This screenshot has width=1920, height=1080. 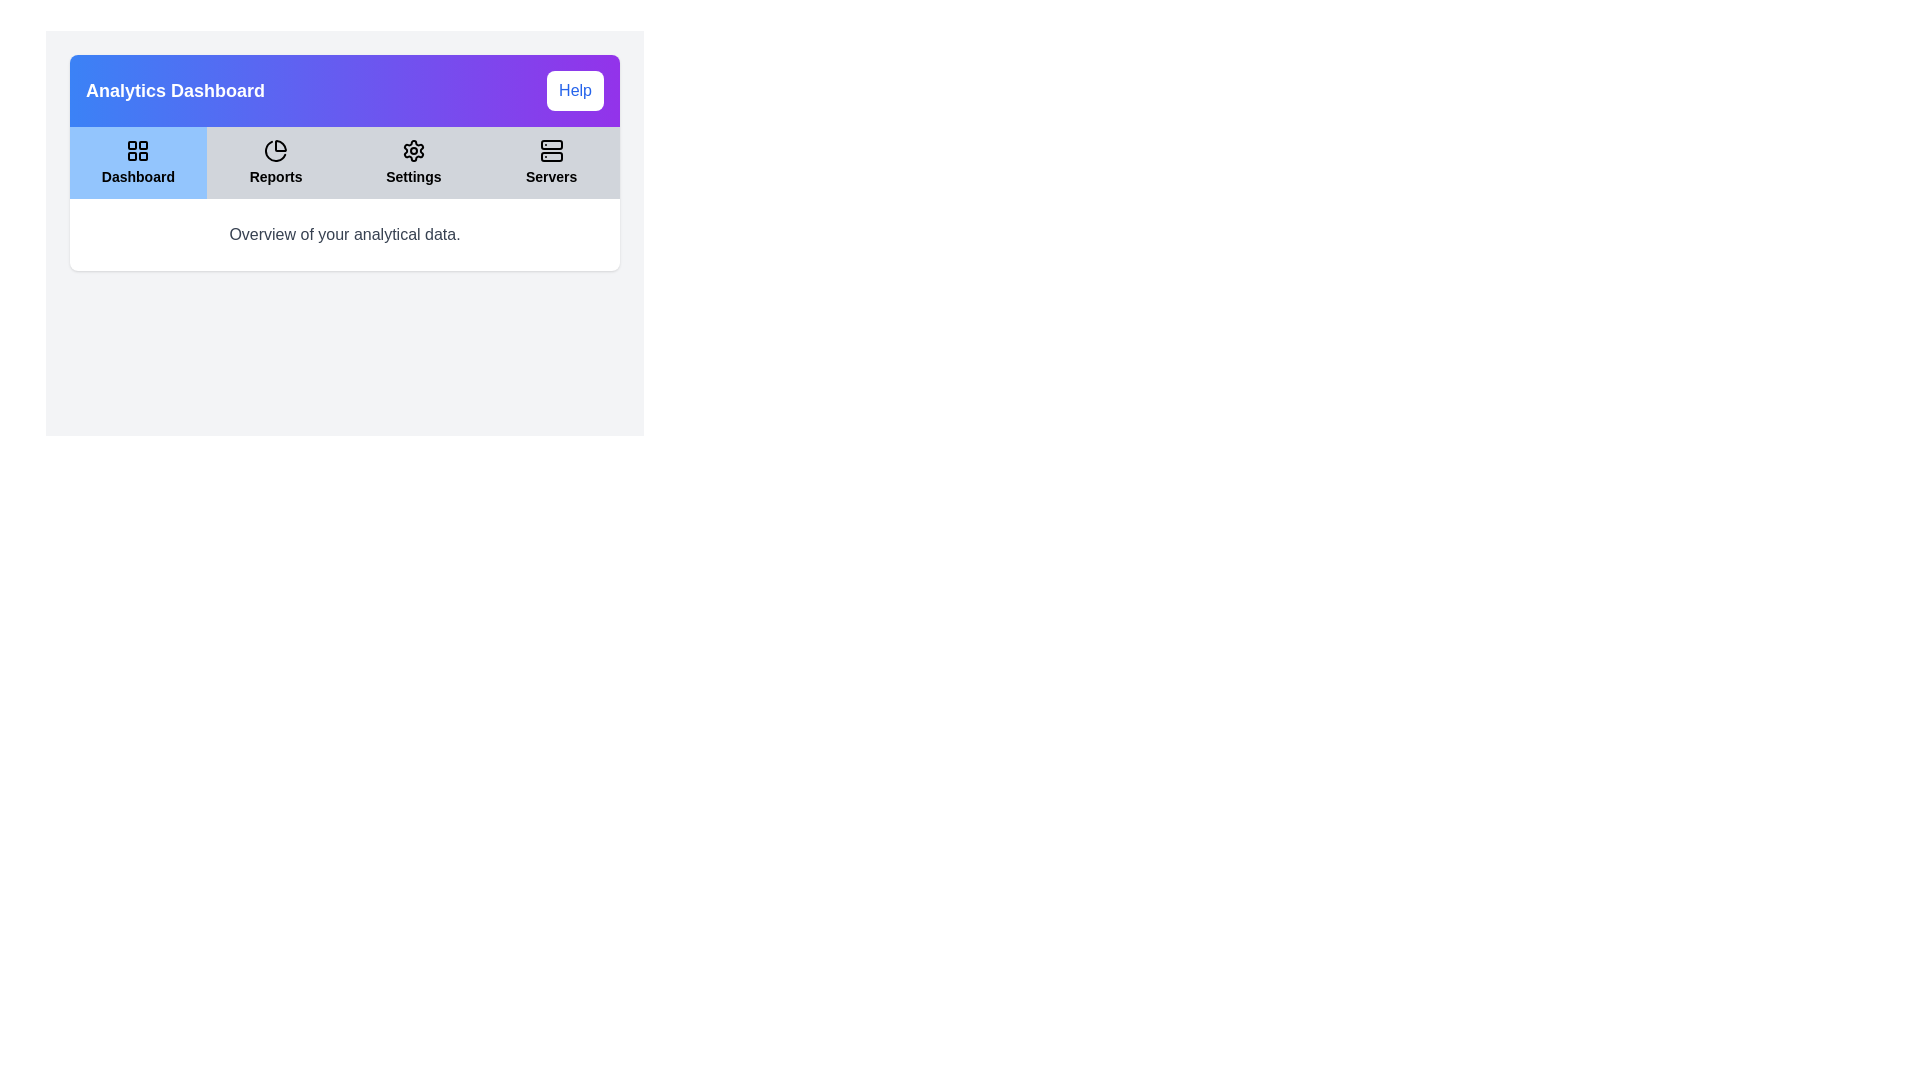 What do you see at coordinates (412, 149) in the screenshot?
I see `the Icon button located in the top navigation bar, which is the third item positioned between the Reports icon and the Servers icon, and aligned with the 'Settings' text below it` at bounding box center [412, 149].